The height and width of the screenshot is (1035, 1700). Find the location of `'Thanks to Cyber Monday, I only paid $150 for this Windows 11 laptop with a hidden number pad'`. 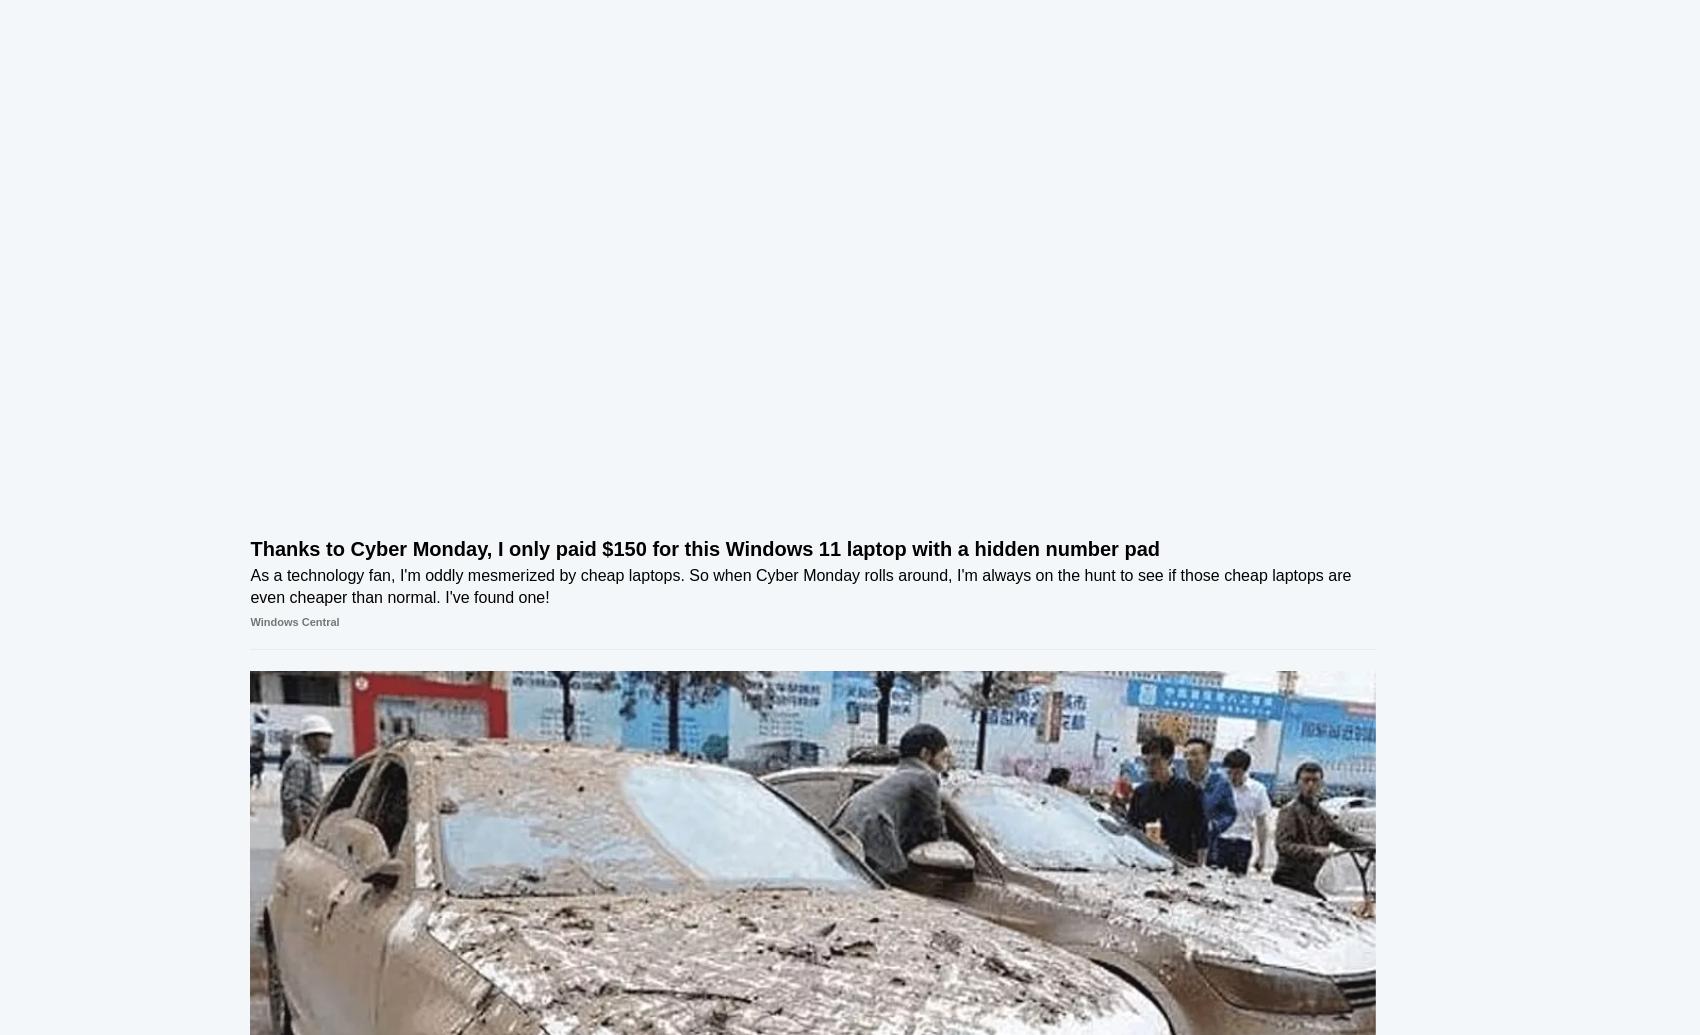

'Thanks to Cyber Monday, I only paid $150 for this Windows 11 laptop with a hidden number pad' is located at coordinates (612, 551).